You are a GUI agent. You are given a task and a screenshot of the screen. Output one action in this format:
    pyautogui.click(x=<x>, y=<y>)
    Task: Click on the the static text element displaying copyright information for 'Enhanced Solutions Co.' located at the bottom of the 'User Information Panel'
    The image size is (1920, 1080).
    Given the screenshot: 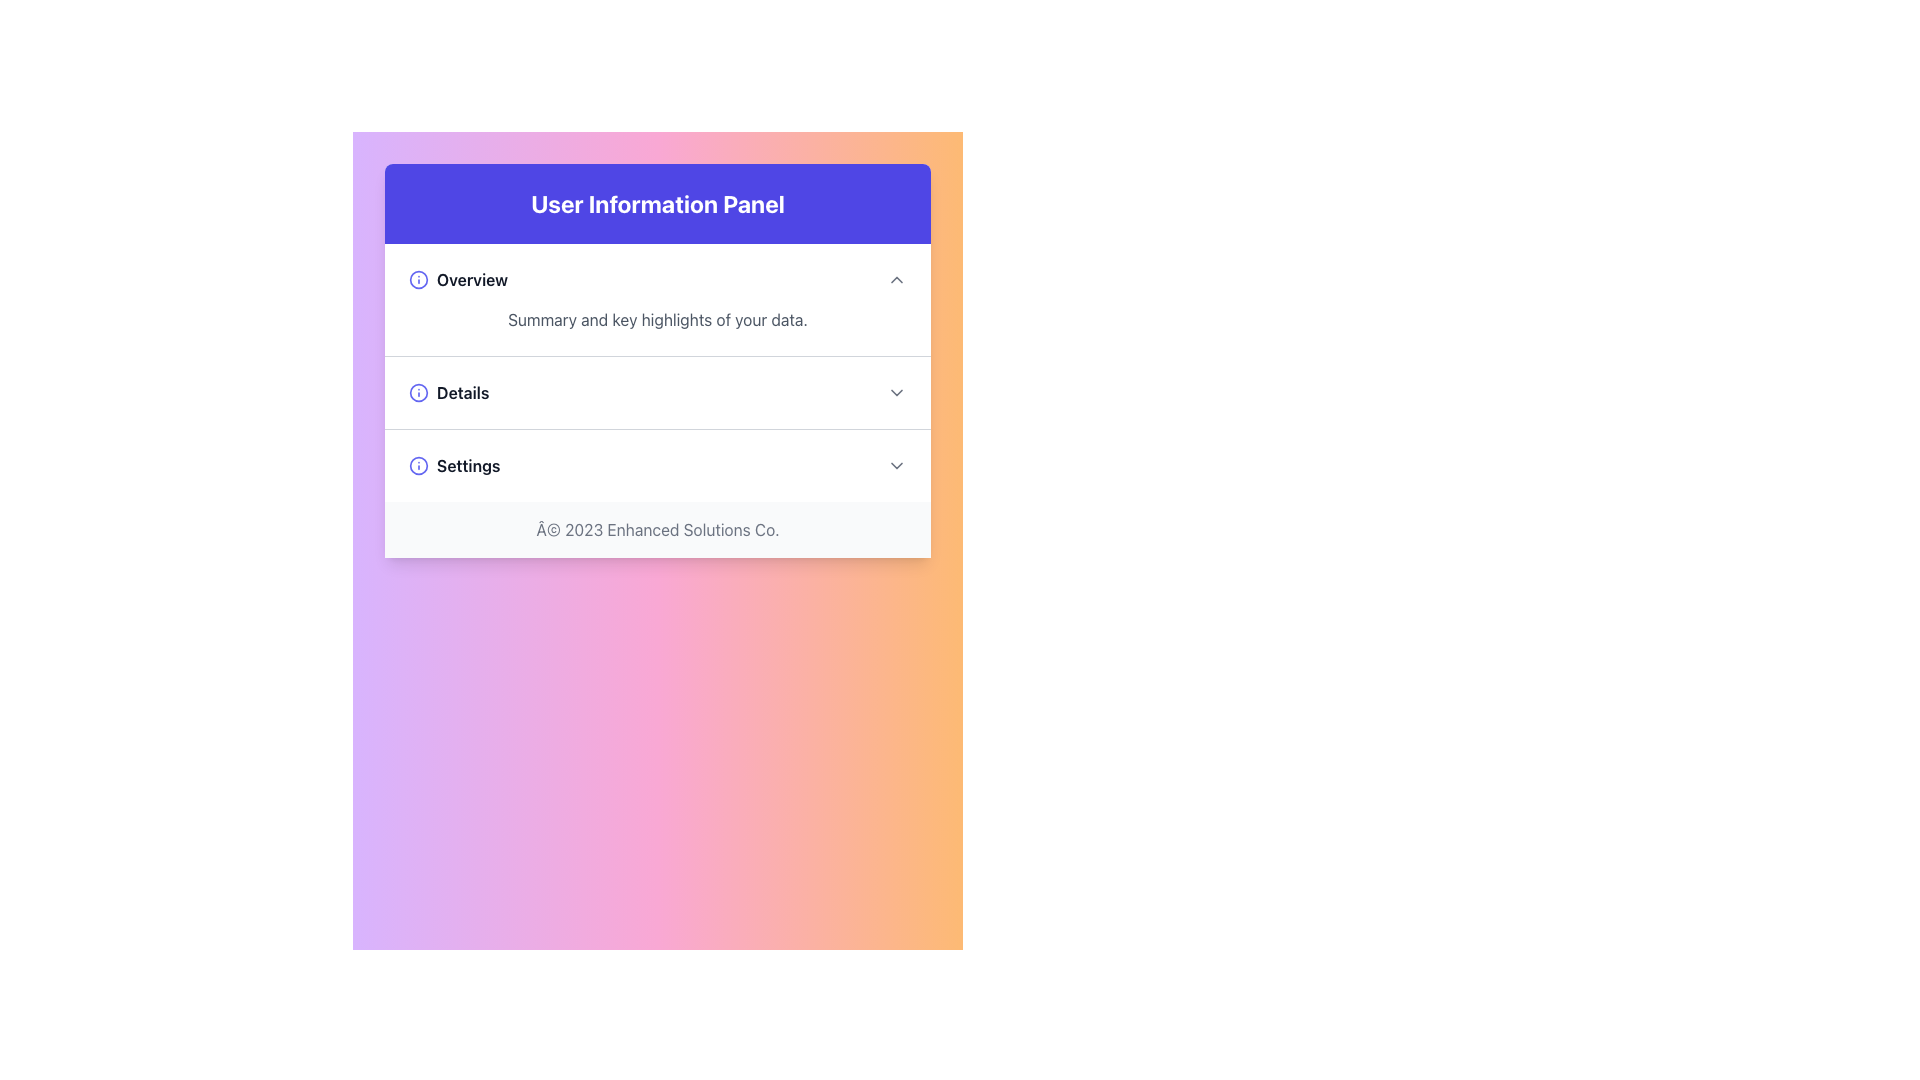 What is the action you would take?
    pyautogui.click(x=657, y=528)
    